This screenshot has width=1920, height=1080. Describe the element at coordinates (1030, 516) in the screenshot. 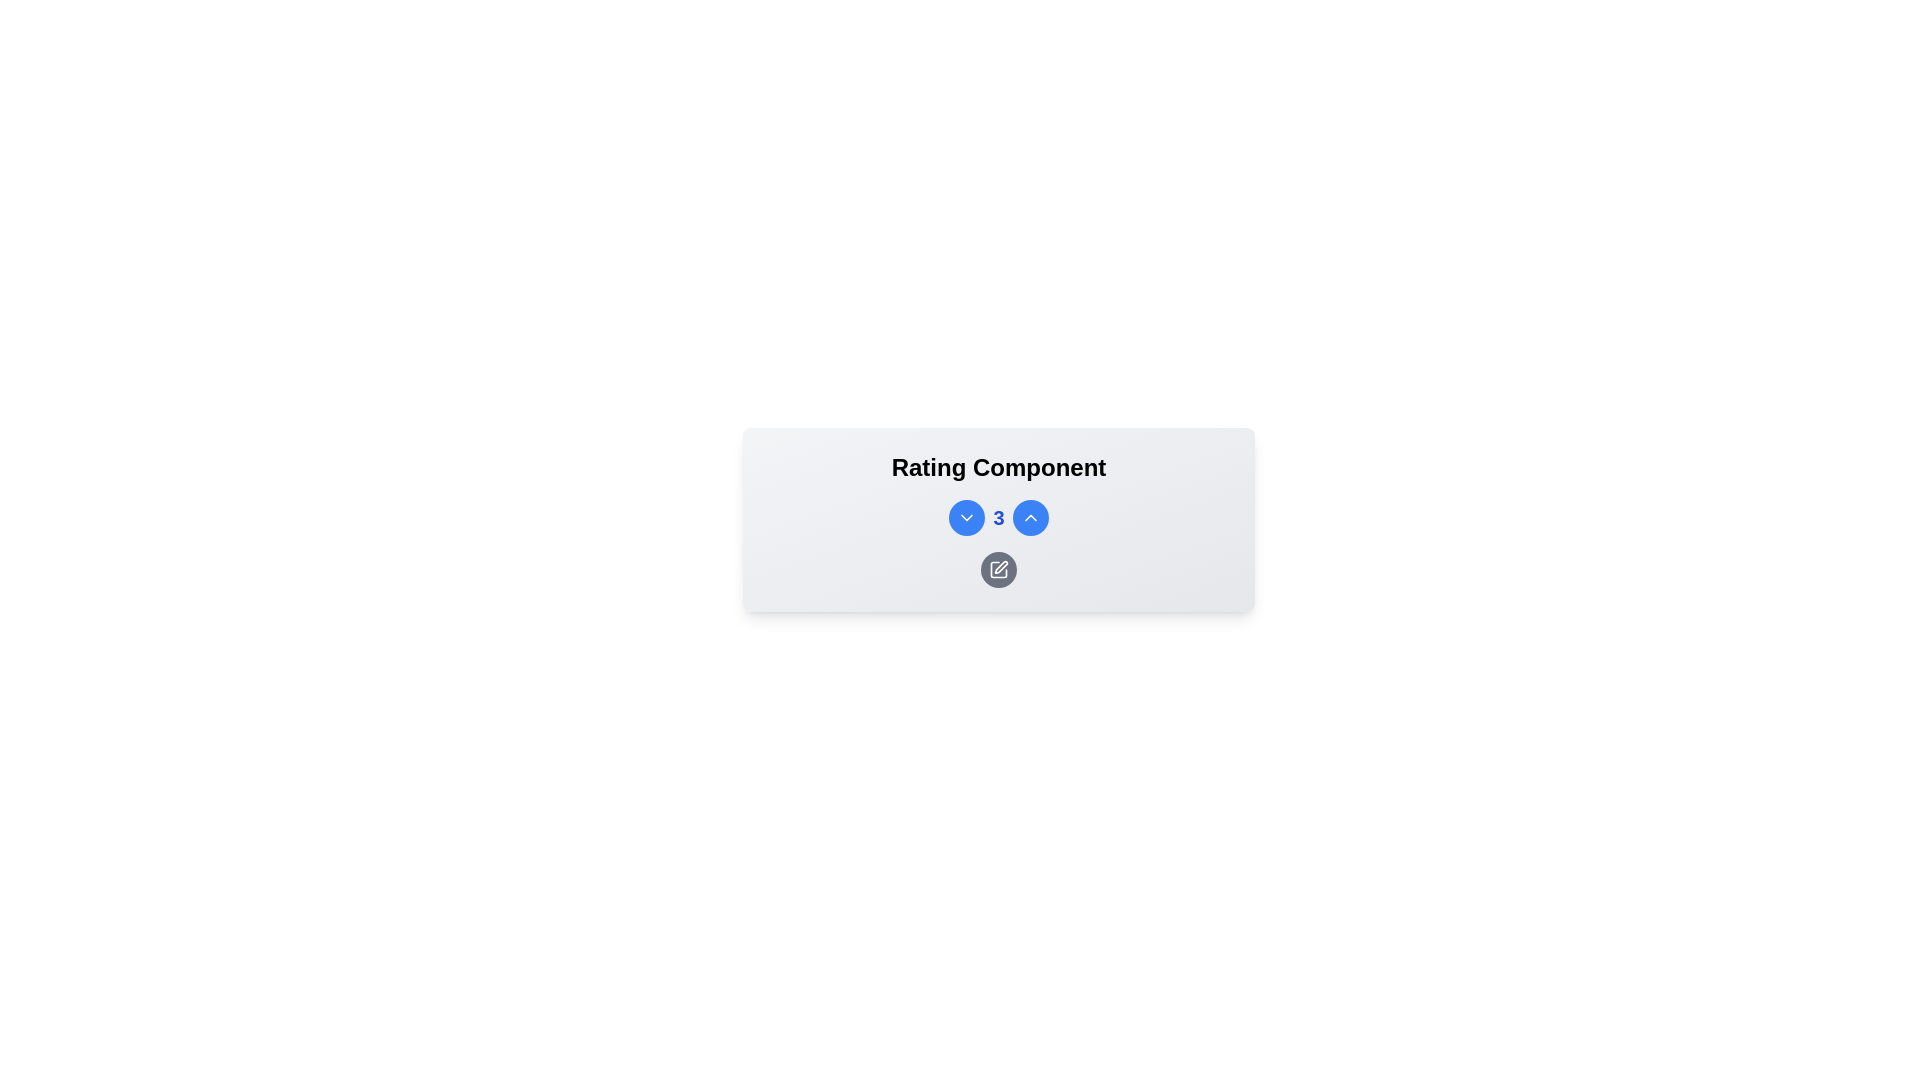

I see `the increment button located to the right of the numeric label '3' to increase the value` at that location.